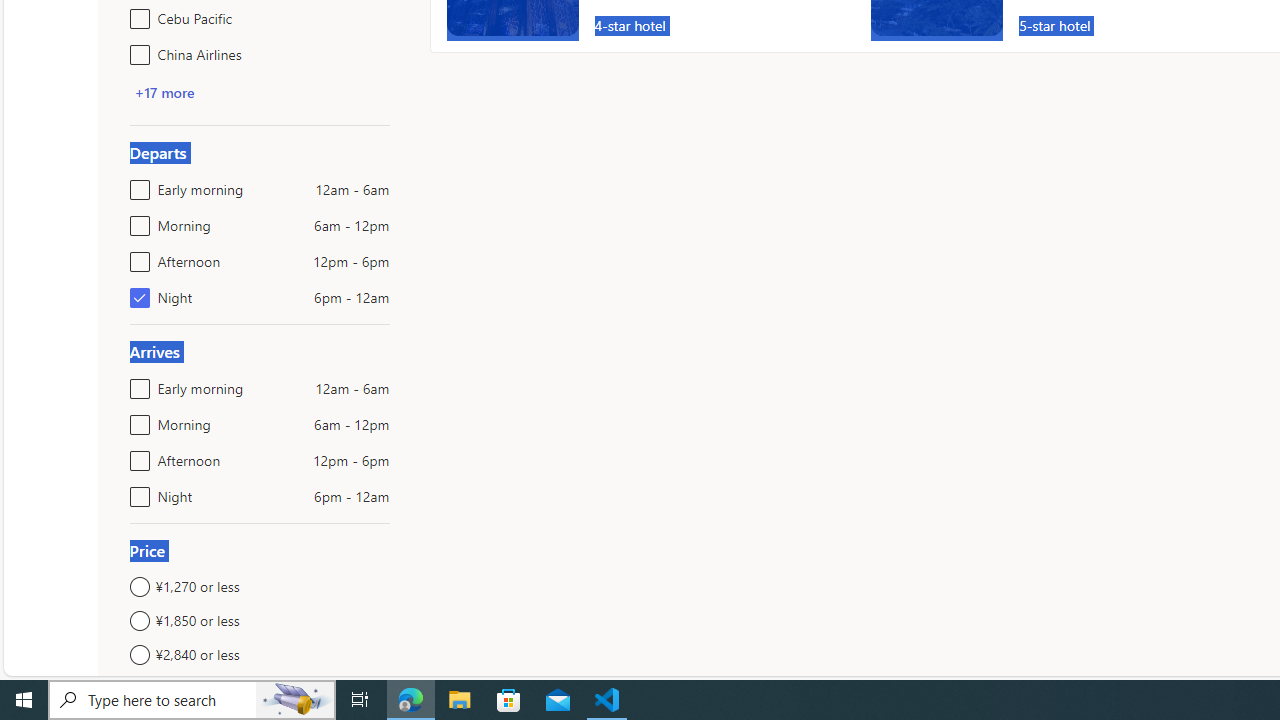  Describe the element at coordinates (135, 492) in the screenshot. I see `'Night6pm - 12am'` at that location.